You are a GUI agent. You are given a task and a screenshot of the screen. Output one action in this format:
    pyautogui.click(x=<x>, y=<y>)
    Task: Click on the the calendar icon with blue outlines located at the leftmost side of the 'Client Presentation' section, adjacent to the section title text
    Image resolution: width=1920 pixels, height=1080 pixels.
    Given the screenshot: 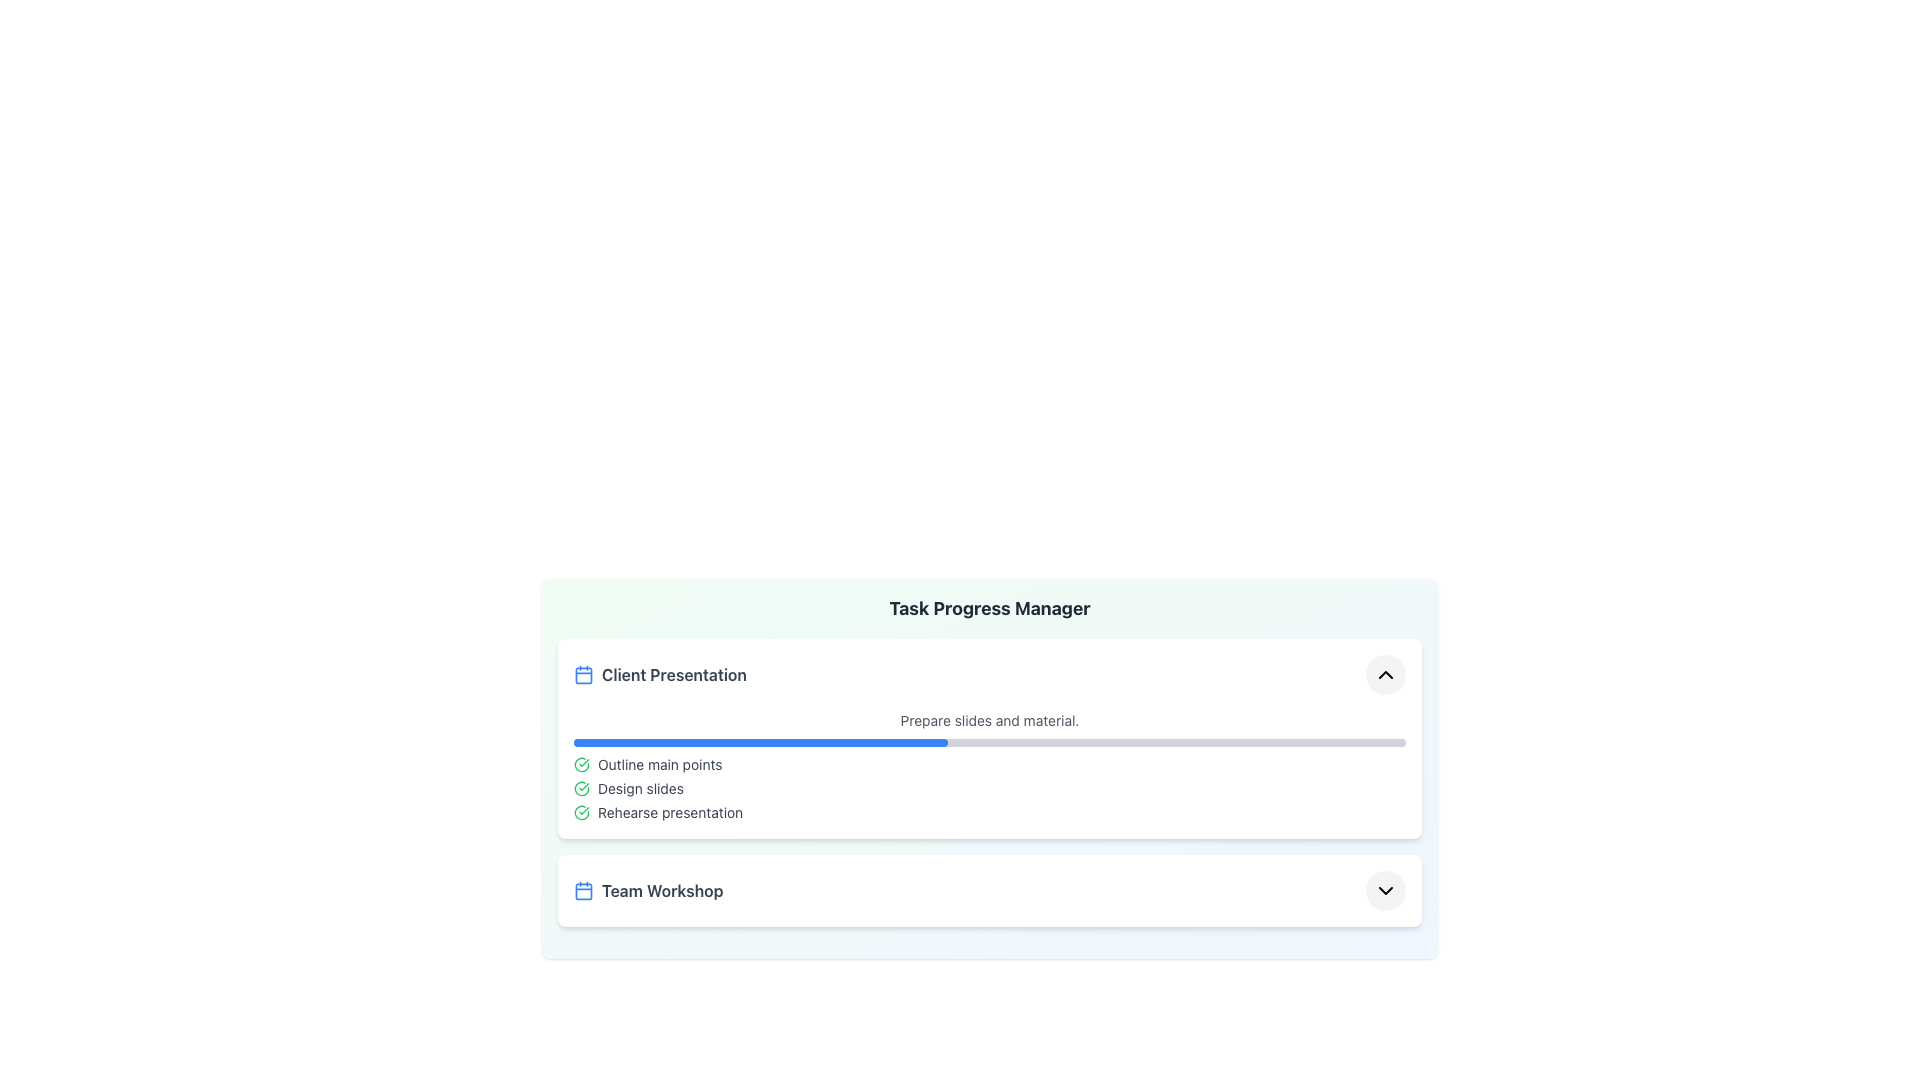 What is the action you would take?
    pyautogui.click(x=583, y=675)
    